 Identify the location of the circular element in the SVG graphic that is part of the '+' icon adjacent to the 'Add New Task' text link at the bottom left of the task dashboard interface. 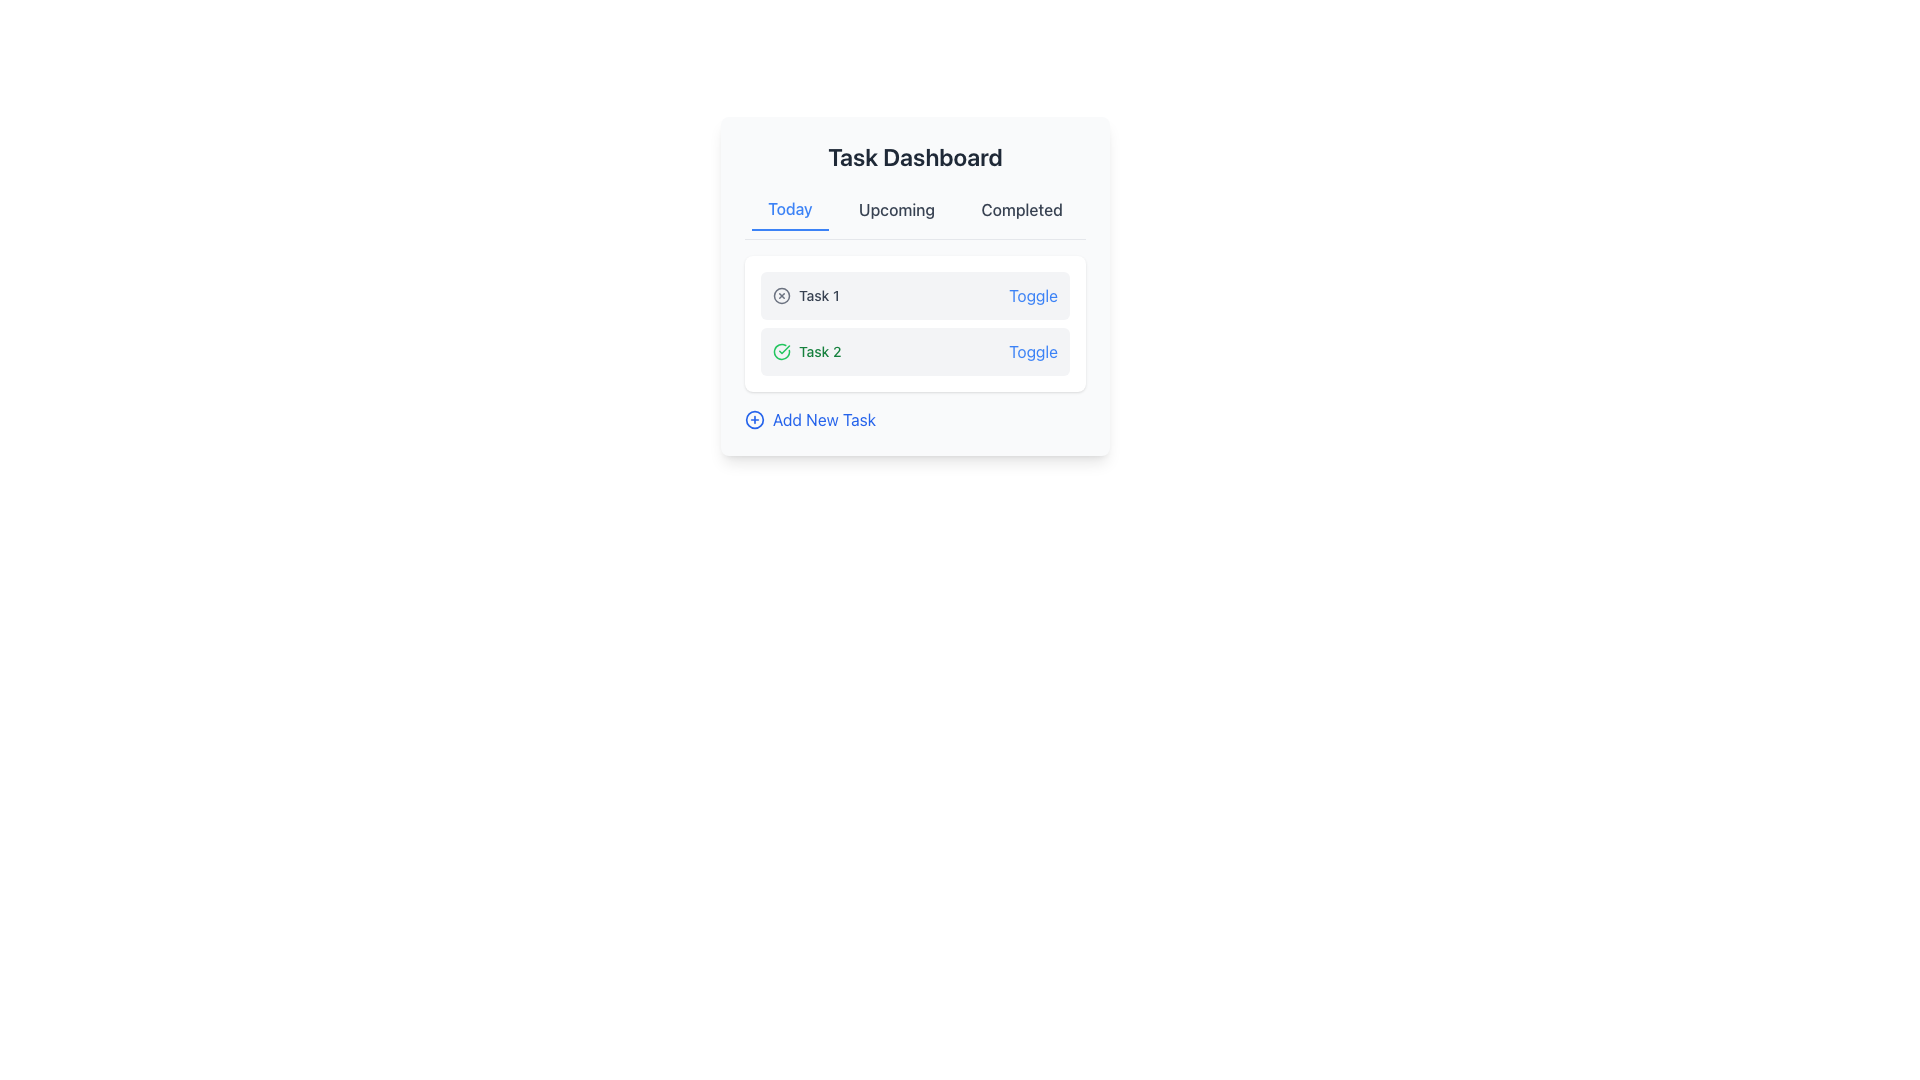
(753, 419).